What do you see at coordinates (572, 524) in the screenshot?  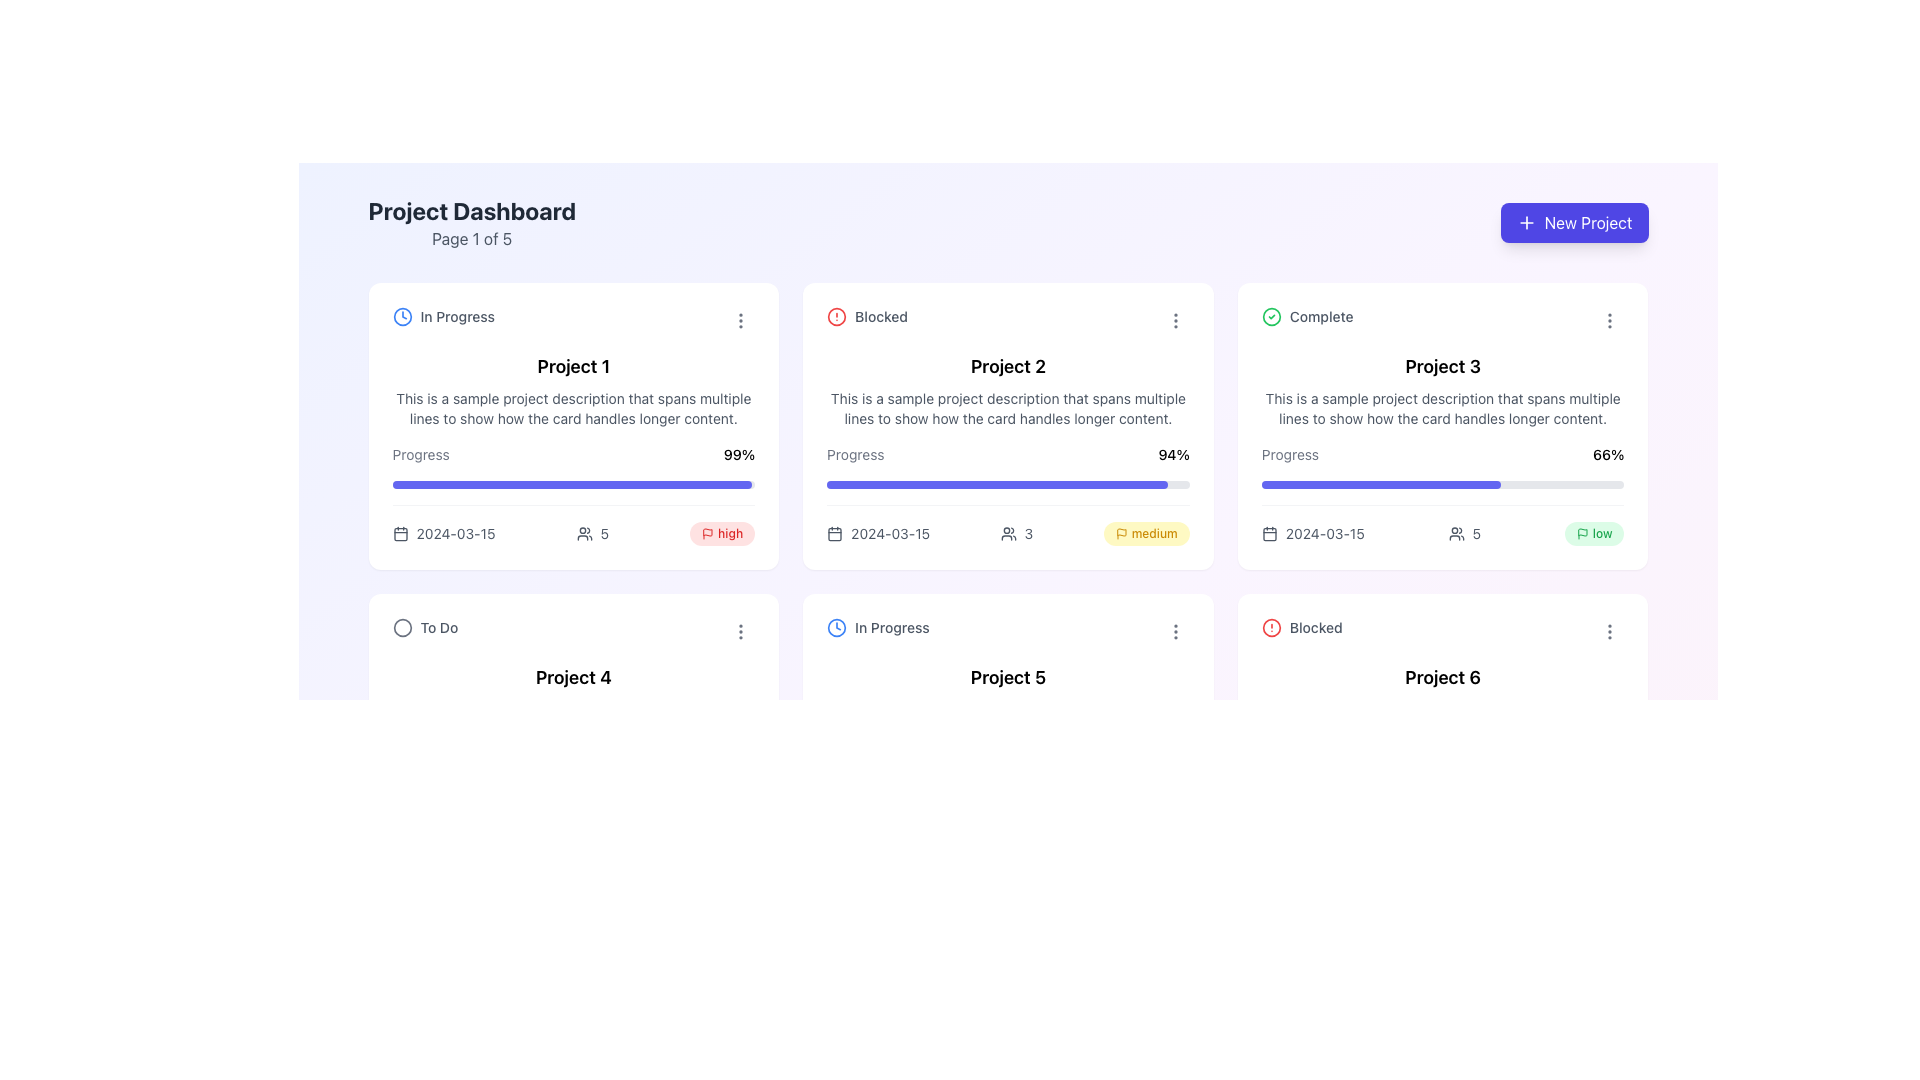 I see `the text '5' with the accompanying group icon, which is the second item within a sequence of three elements at the bottom of the 'Project 1' card` at bounding box center [572, 524].